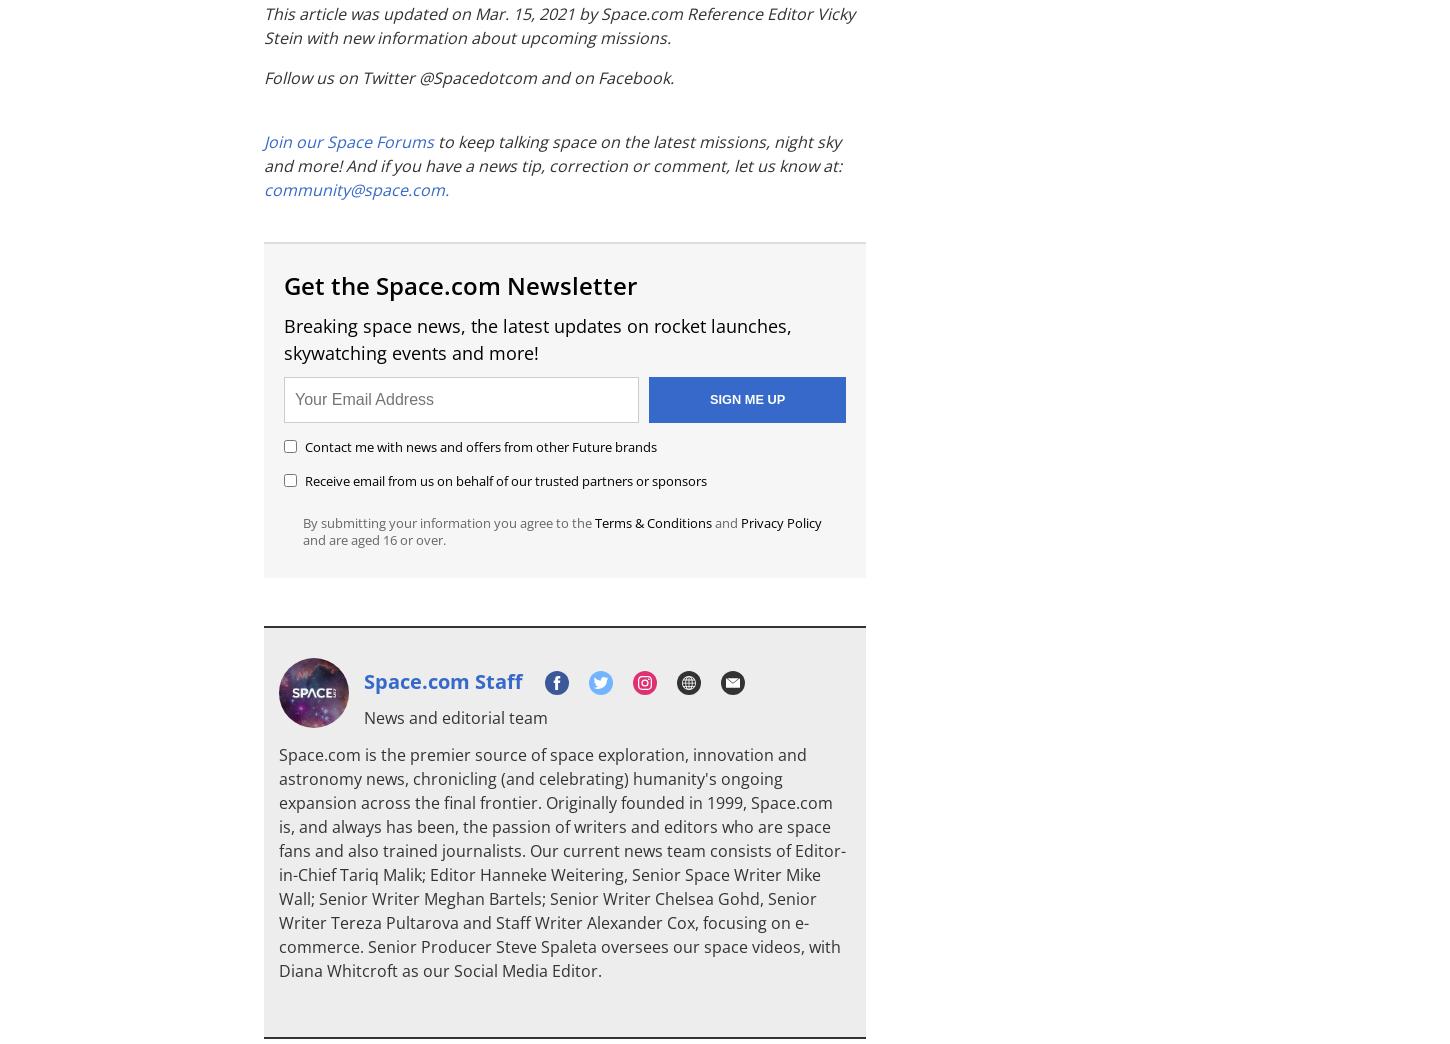  I want to click on 'Breaking space news, the latest updates on rocket launches, skywatching events and more!', so click(537, 339).